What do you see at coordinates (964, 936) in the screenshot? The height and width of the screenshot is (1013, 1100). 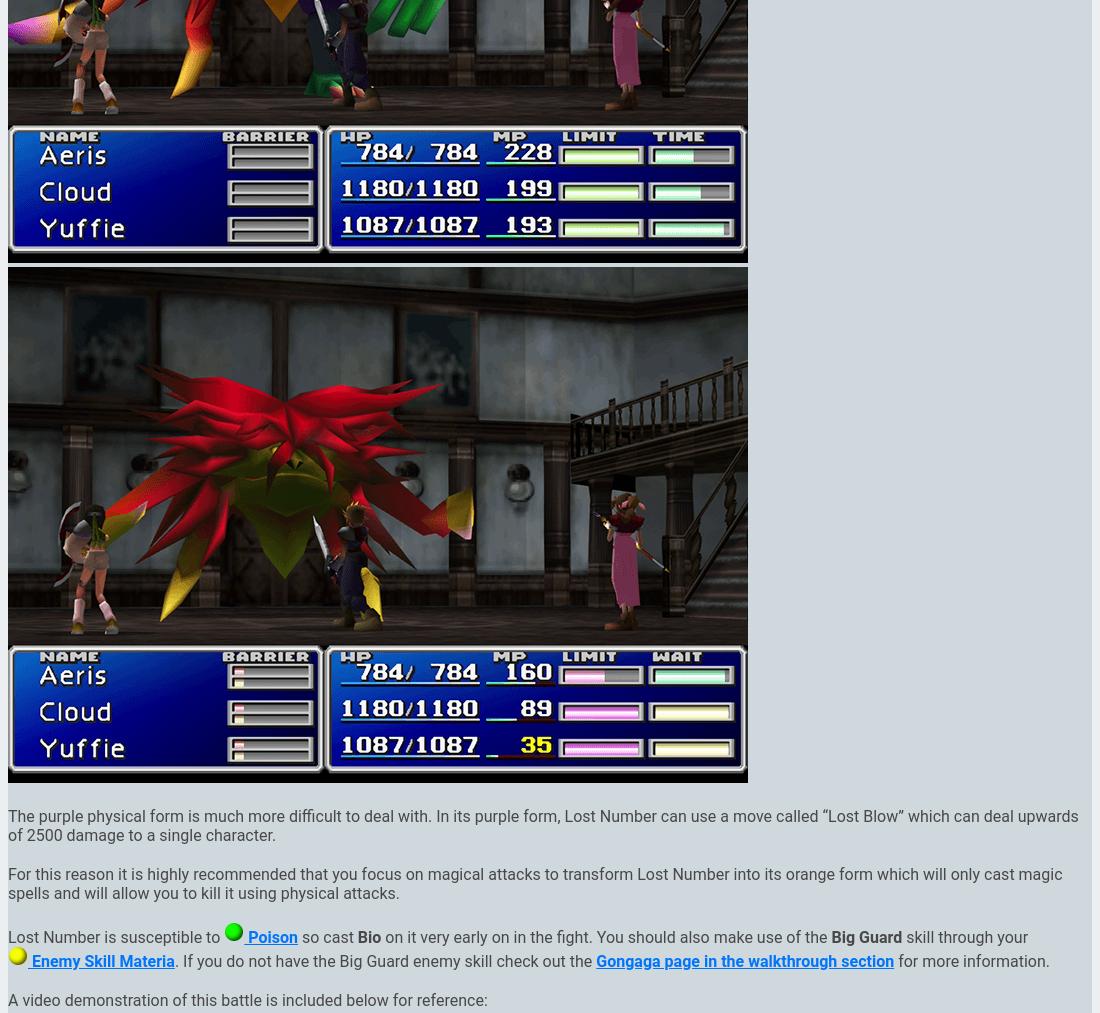 I see `'skill through your'` at bounding box center [964, 936].